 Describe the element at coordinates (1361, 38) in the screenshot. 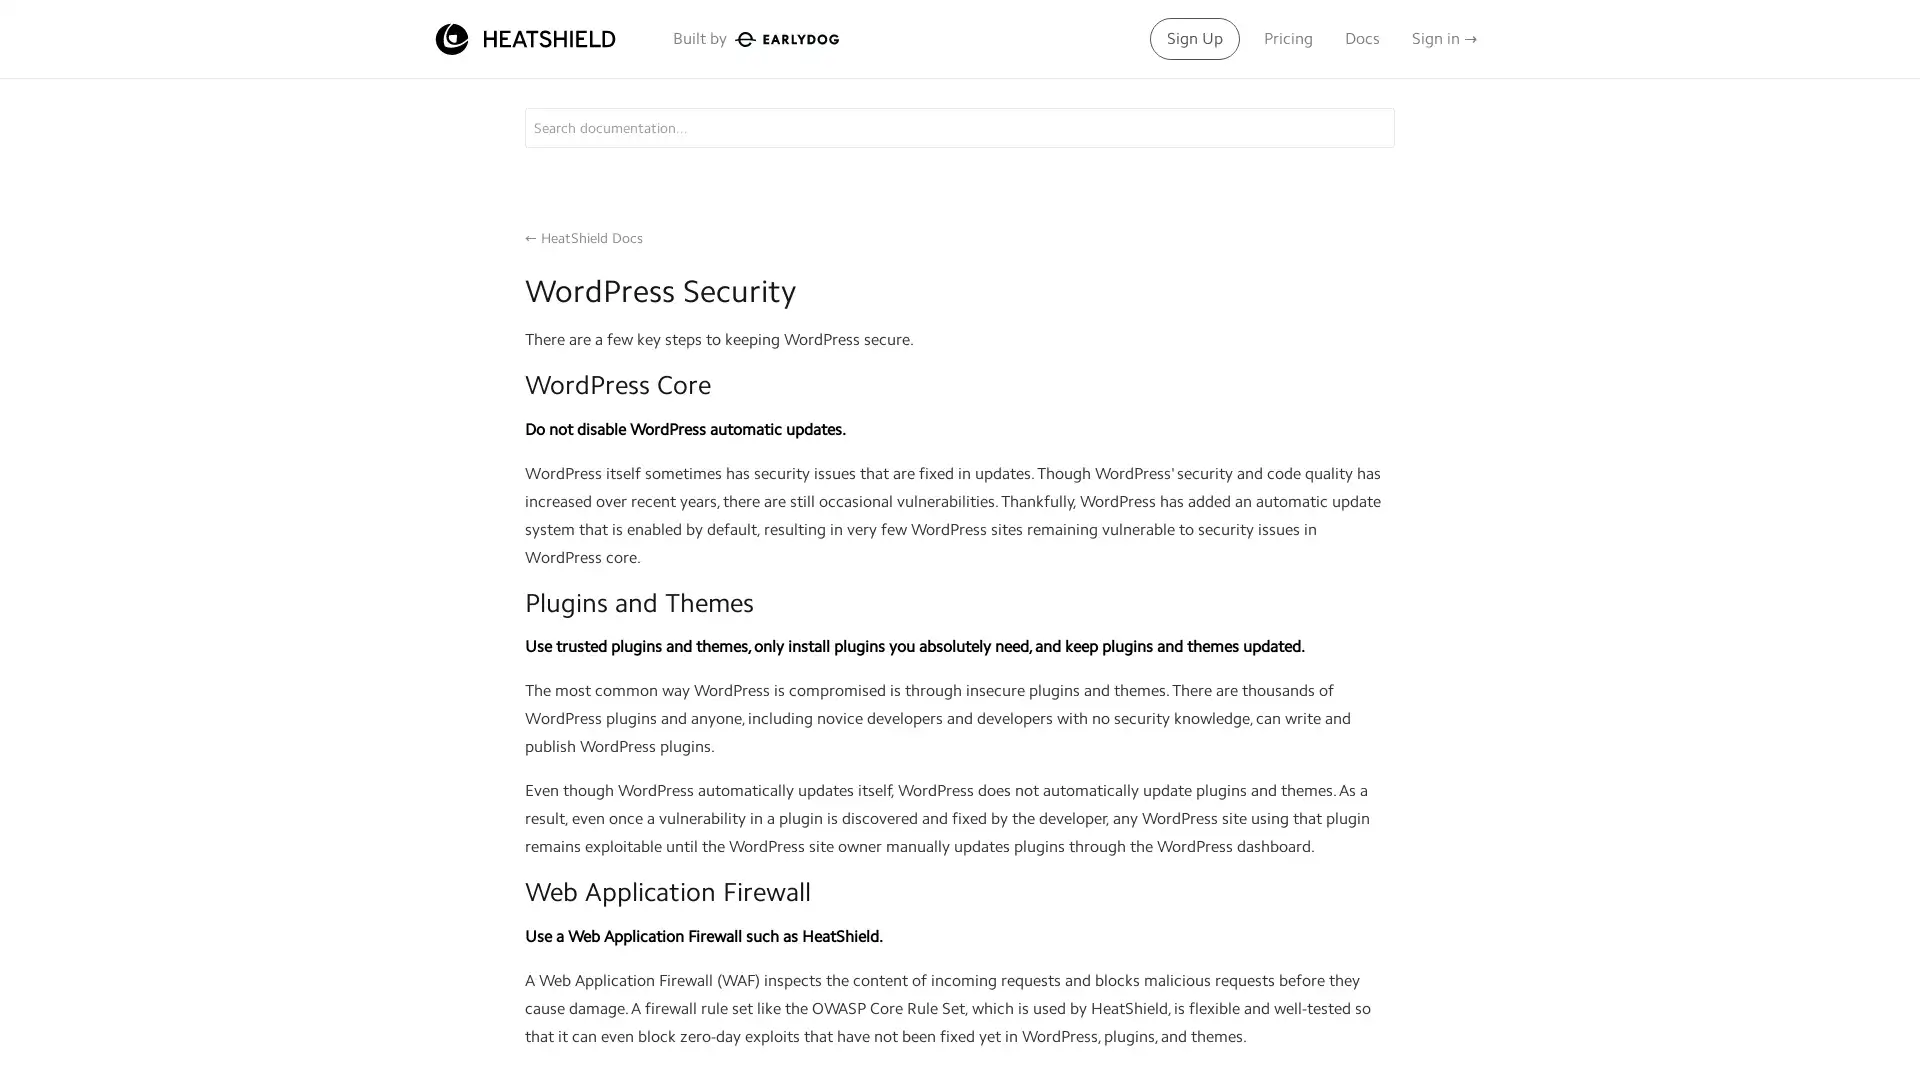

I see `Docs` at that location.